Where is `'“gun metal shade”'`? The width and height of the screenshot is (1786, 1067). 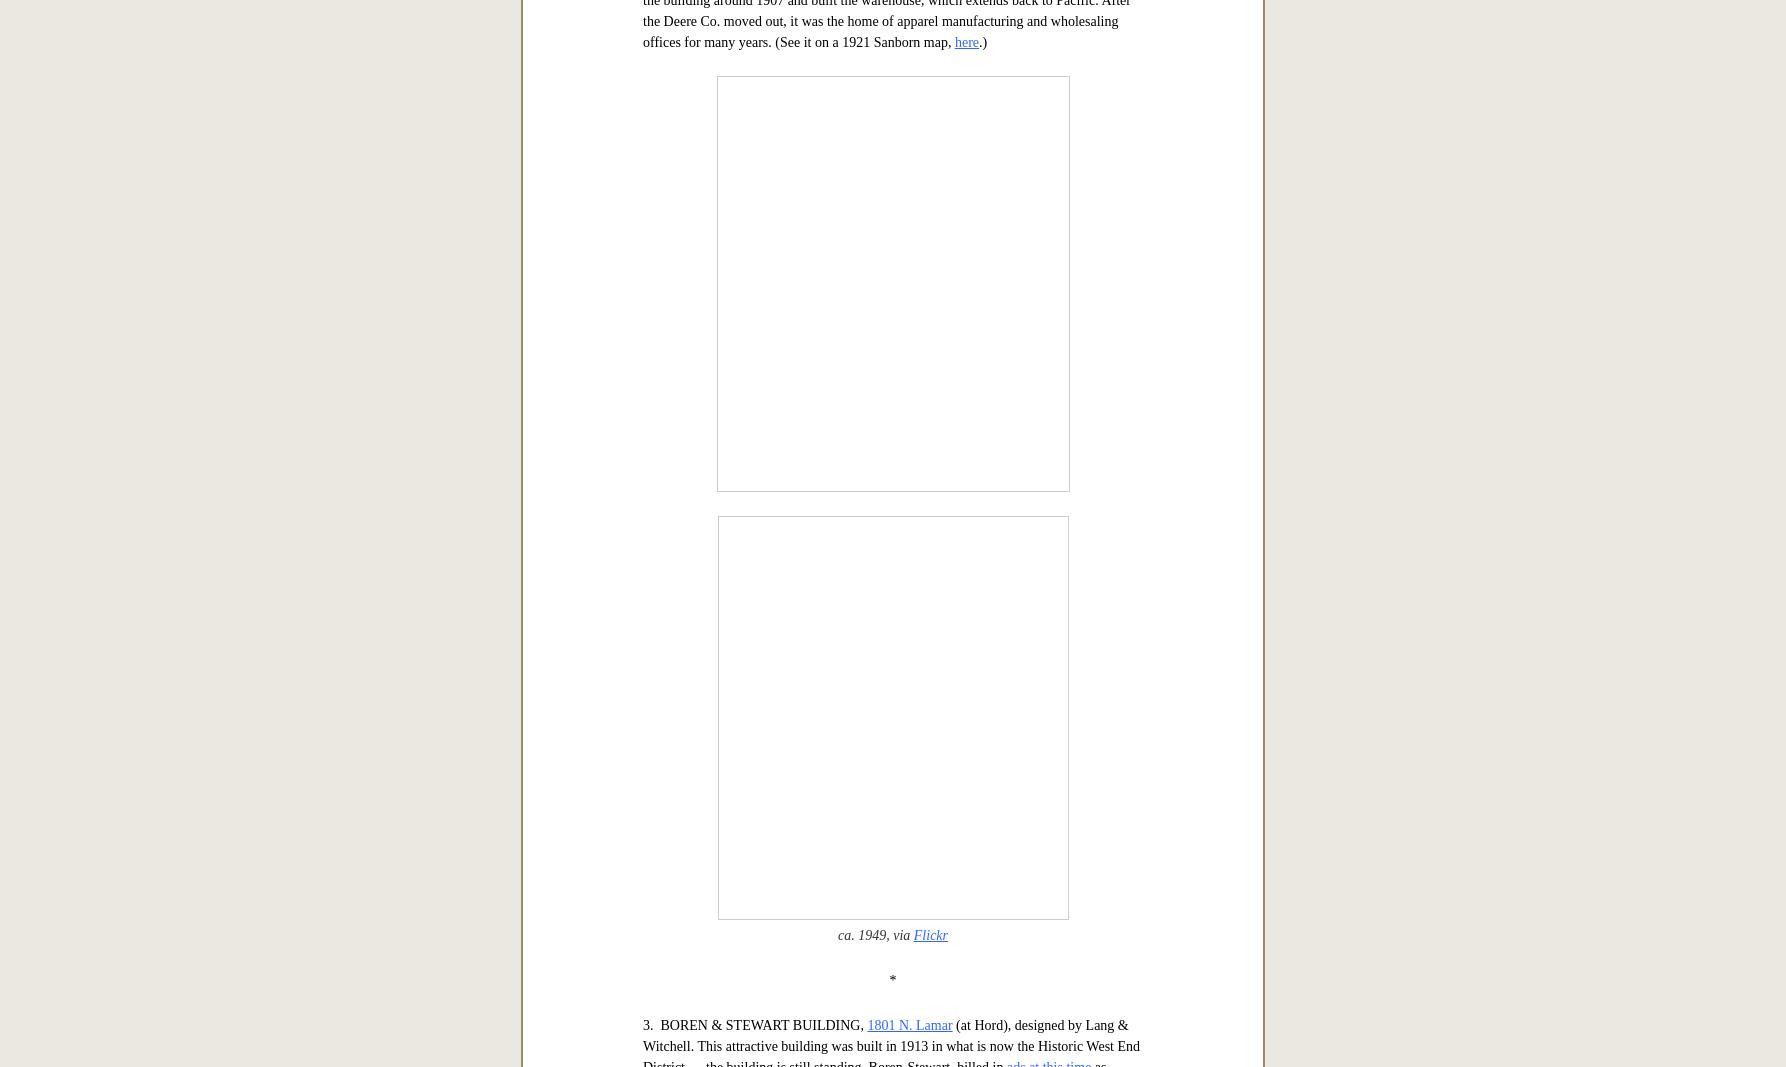
'“gun metal shade”' is located at coordinates (803, 304).